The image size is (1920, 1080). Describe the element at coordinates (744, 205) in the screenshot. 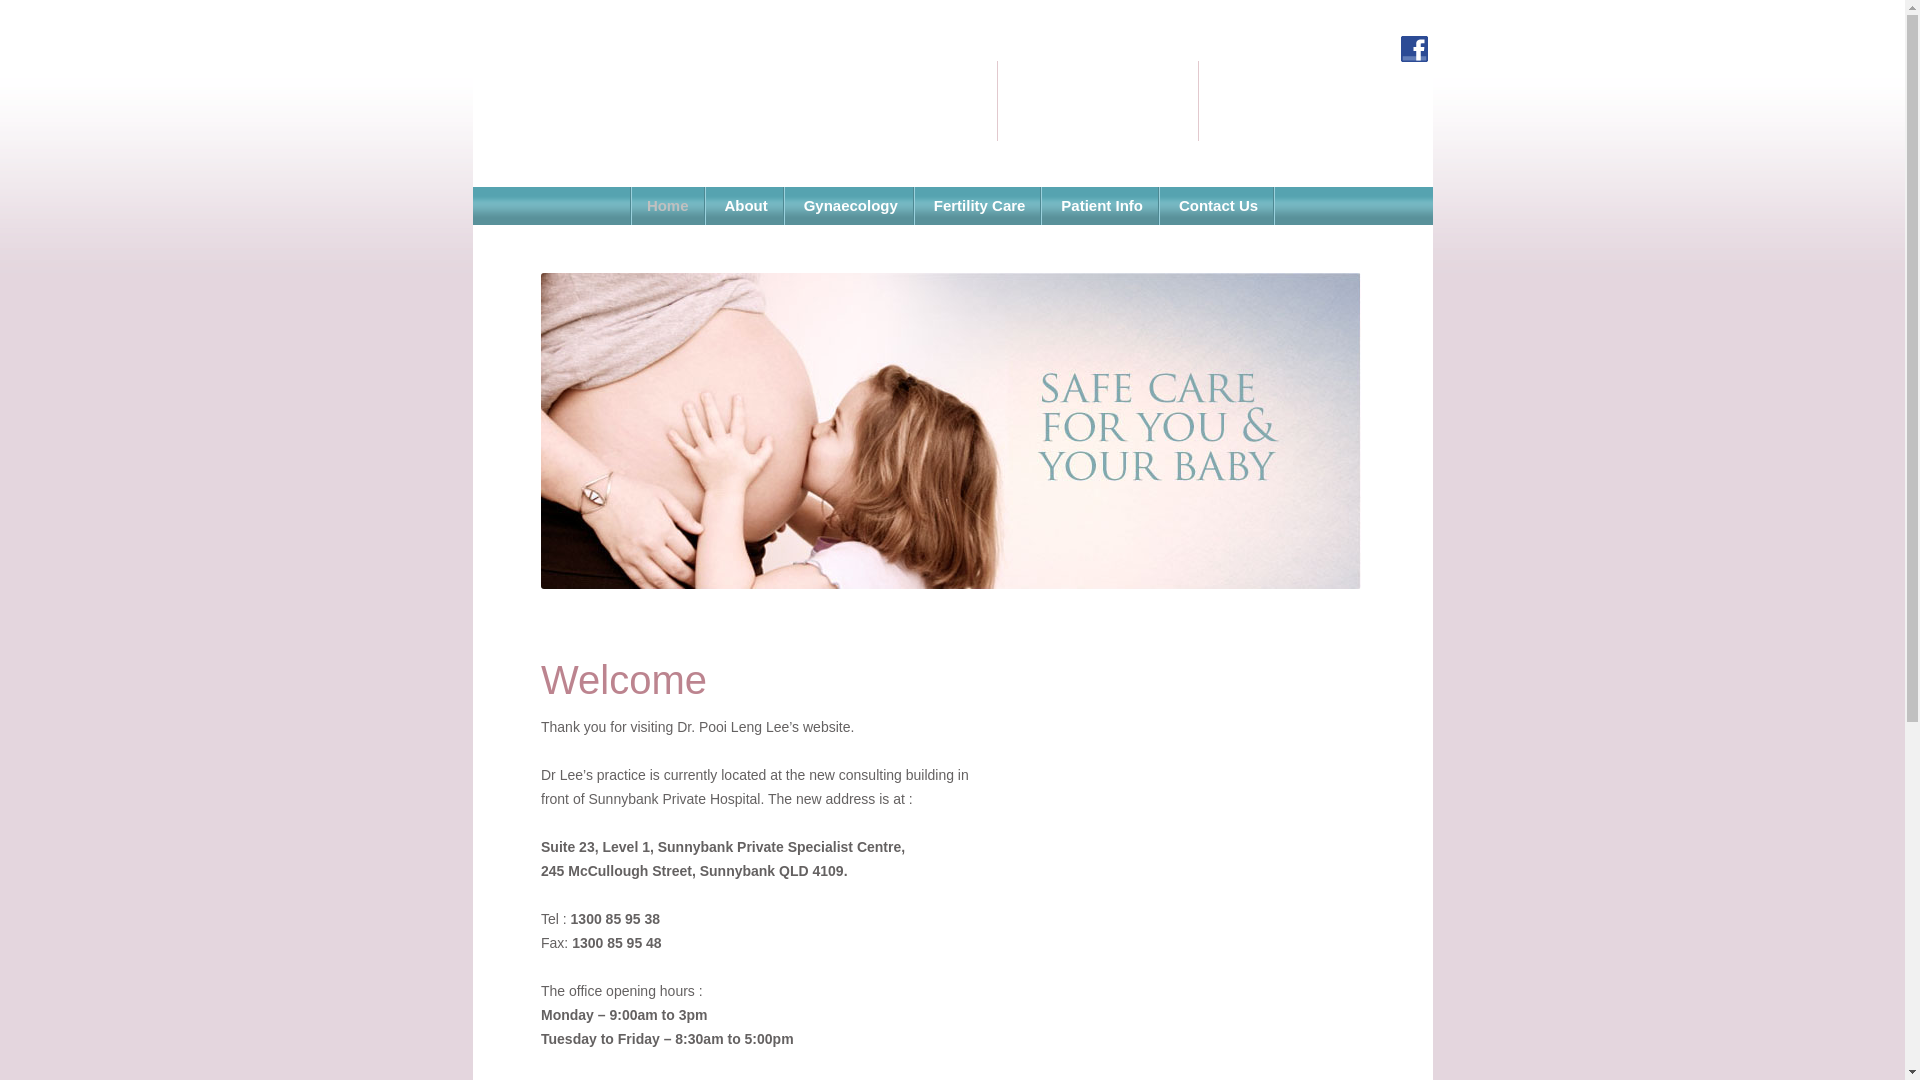

I see `'About'` at that location.